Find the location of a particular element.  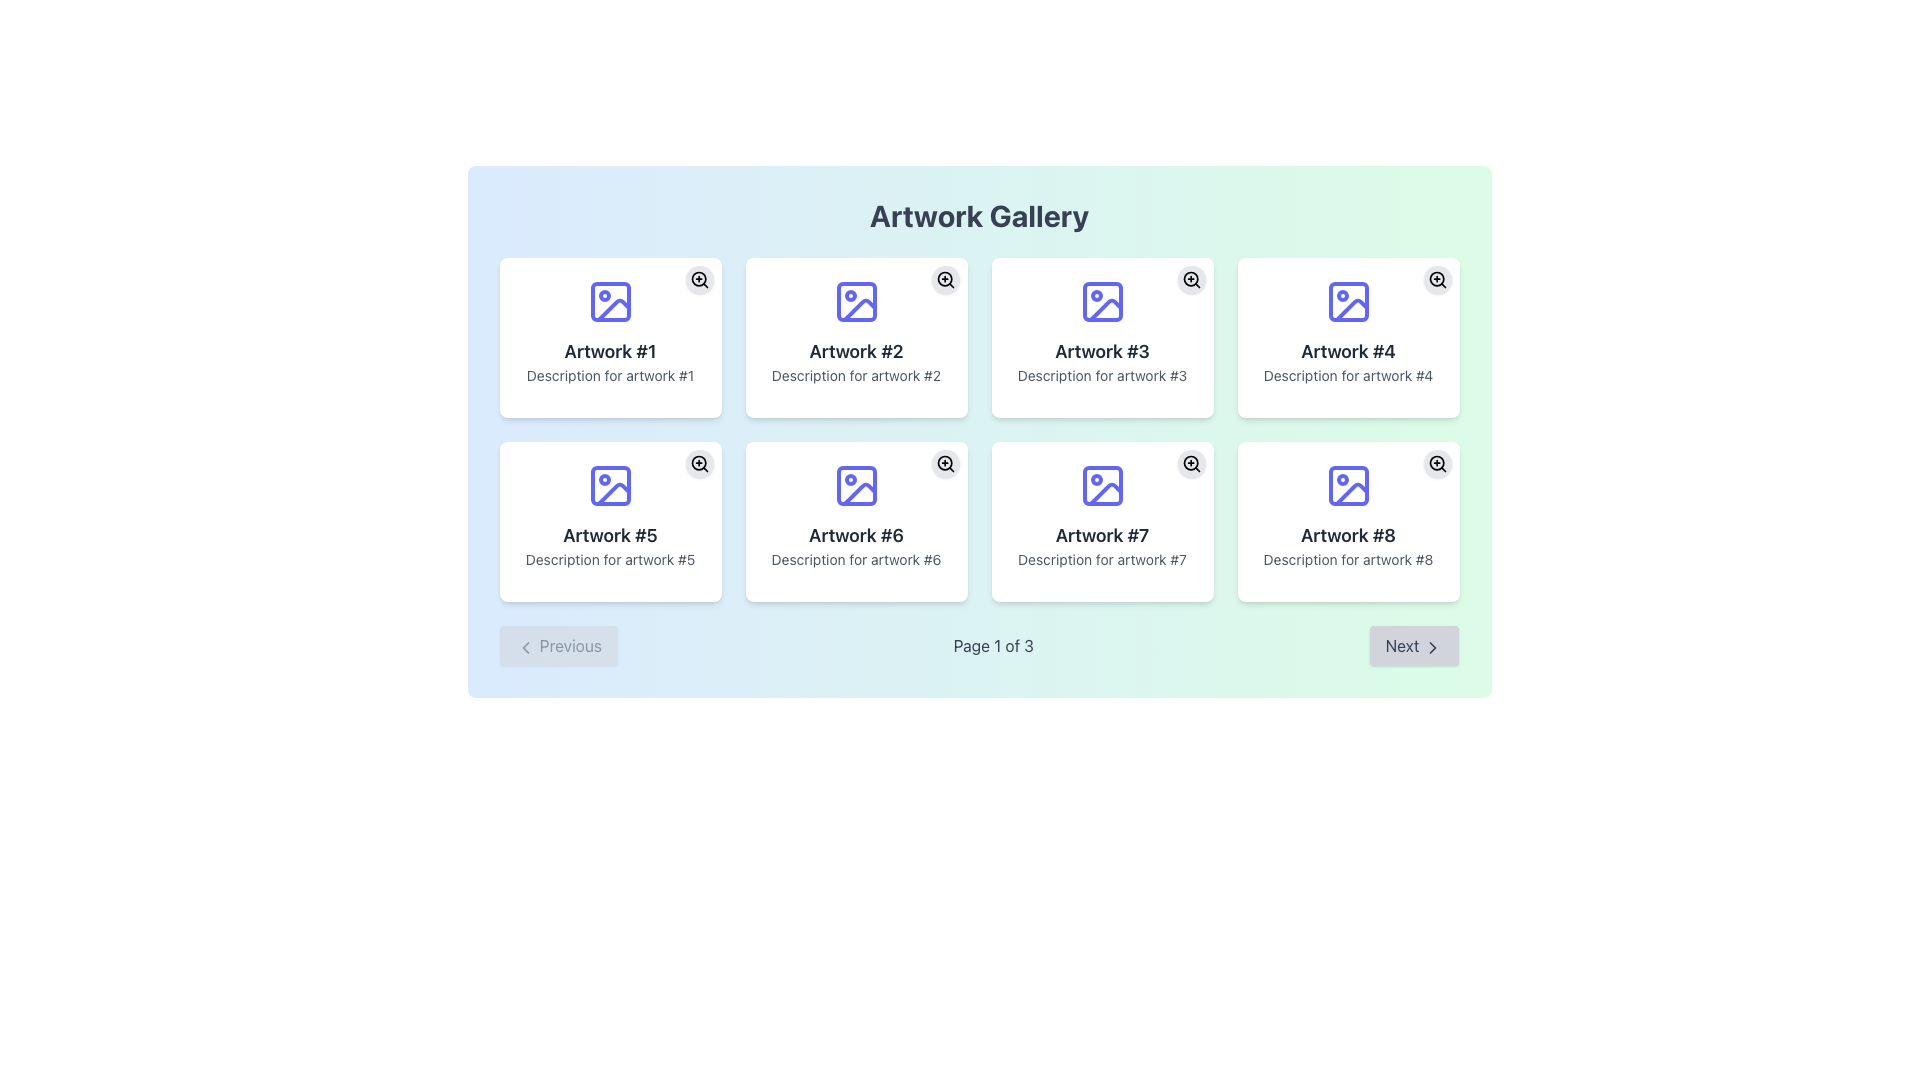

text displayed in the text label located at the top-center of the sixth card in the grid layout is located at coordinates (856, 535).